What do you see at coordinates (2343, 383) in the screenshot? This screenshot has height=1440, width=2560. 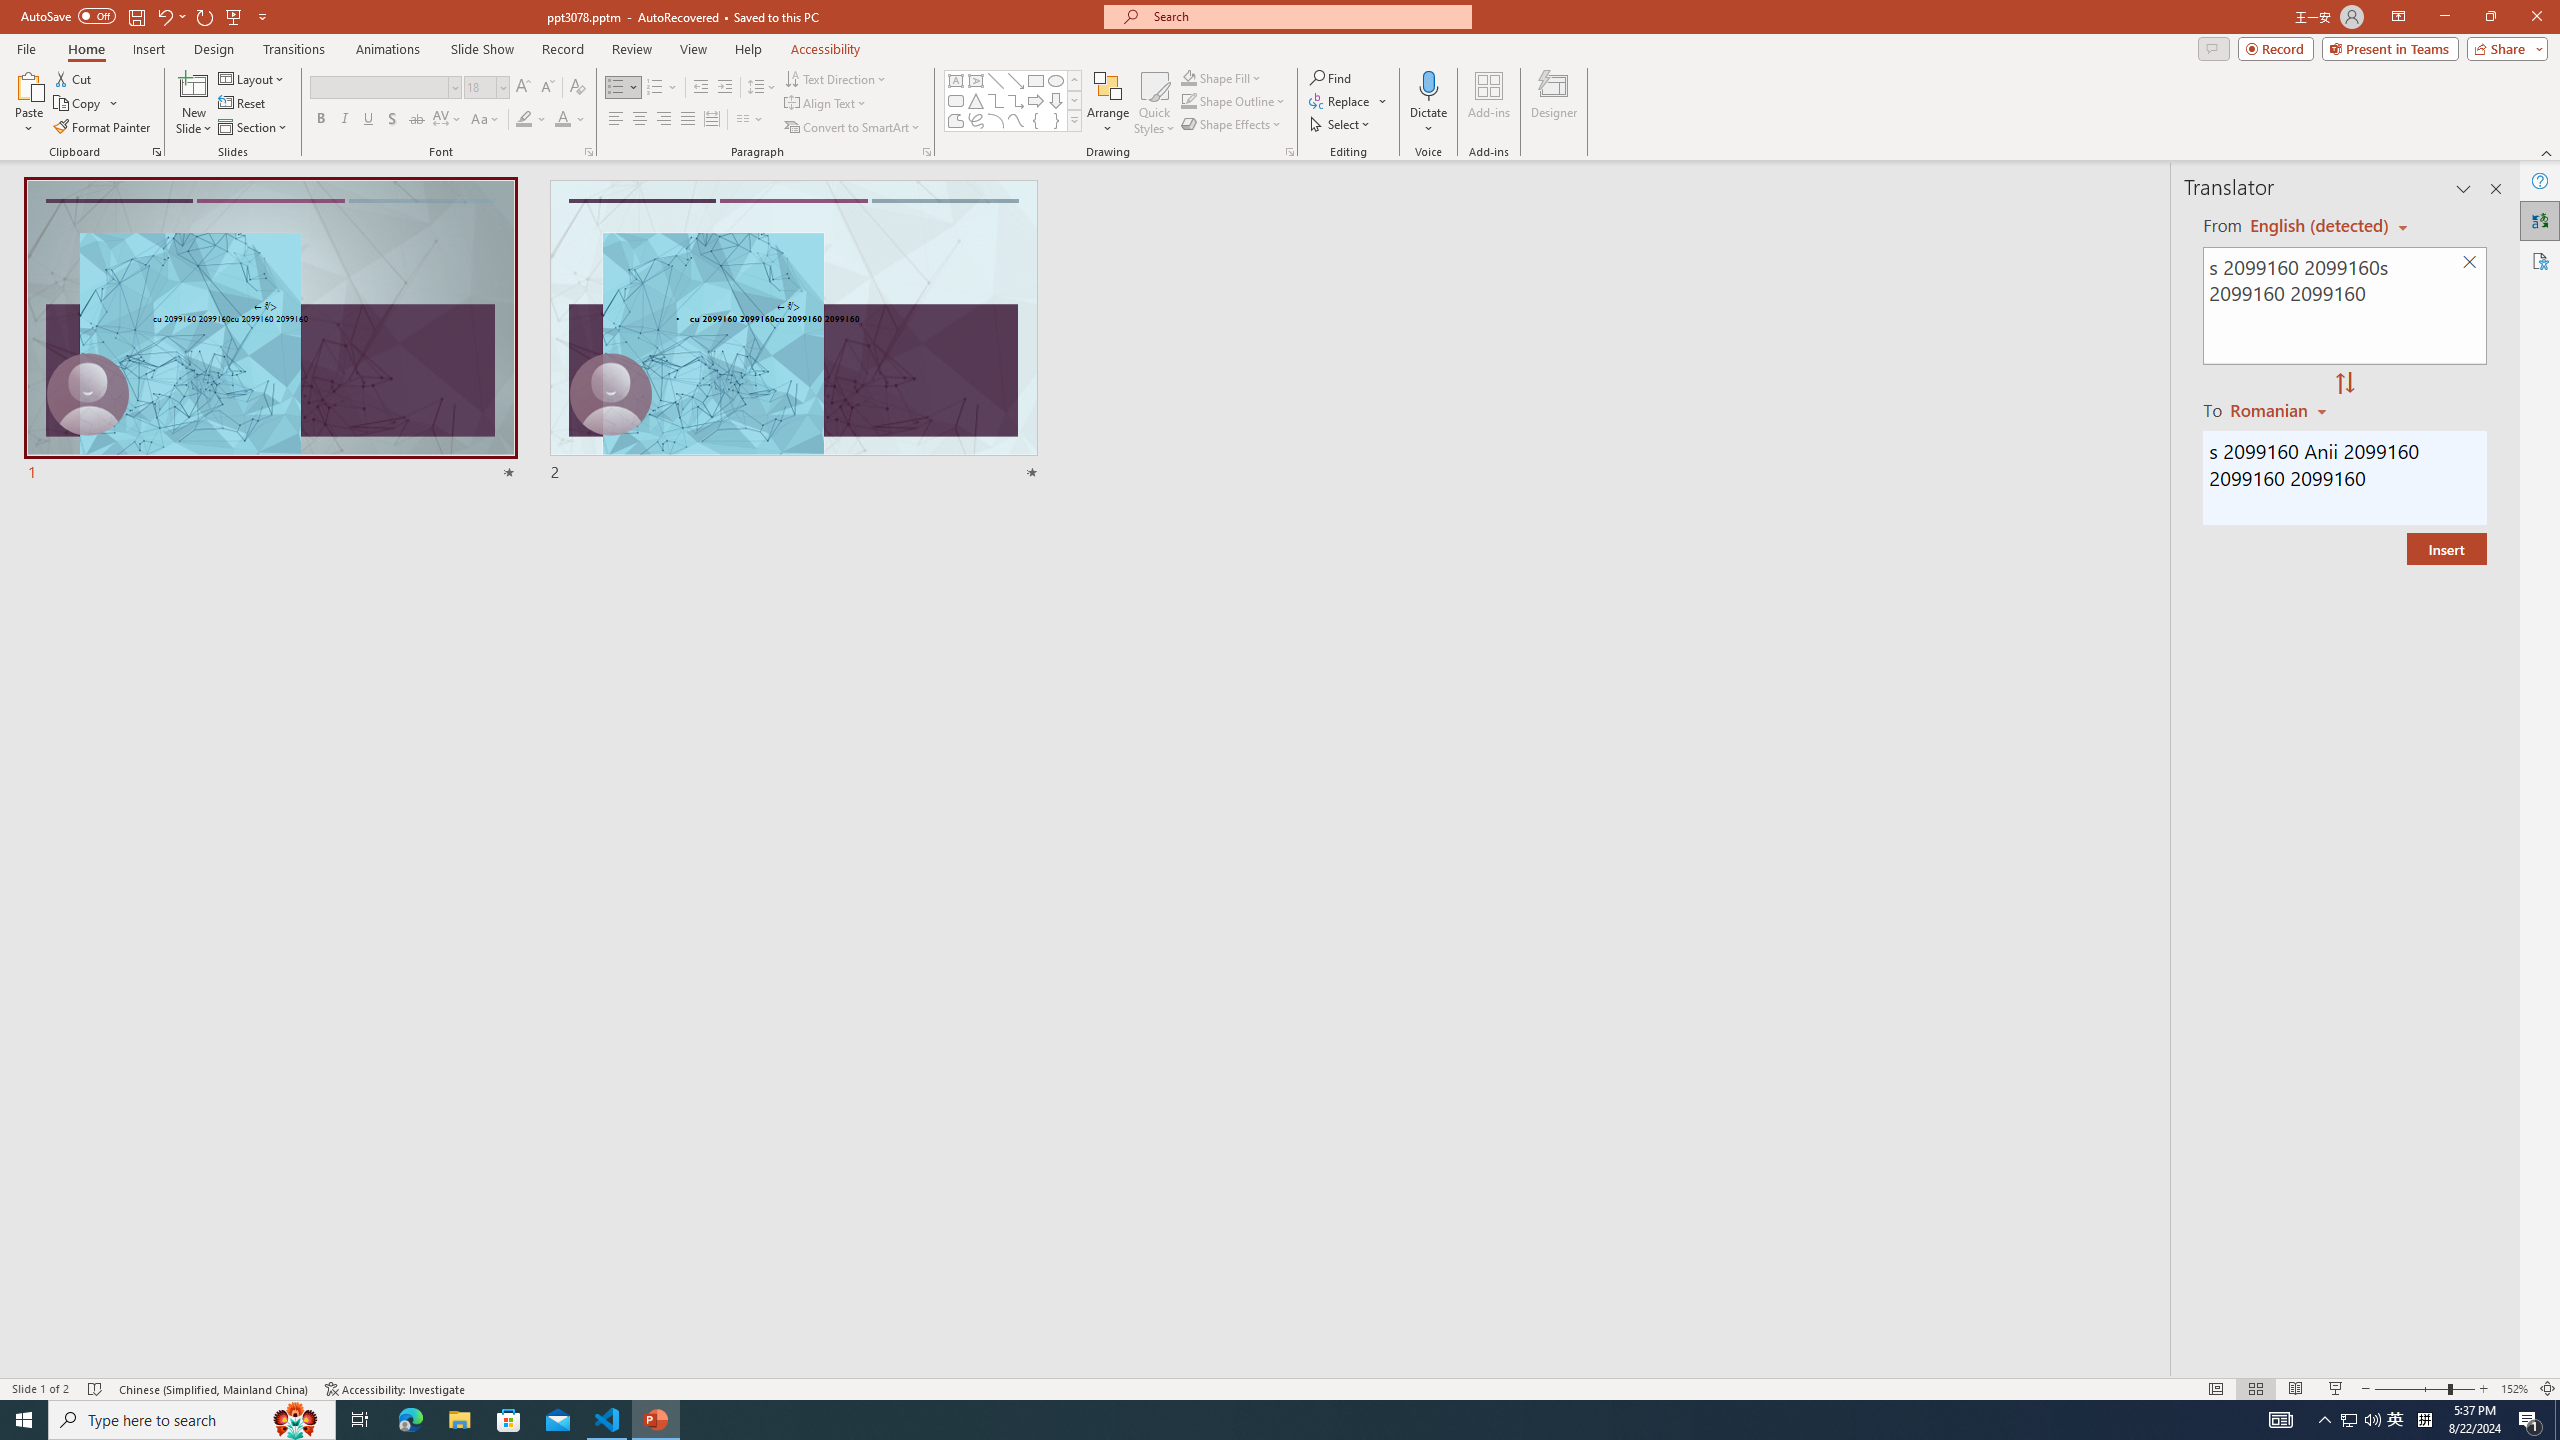 I see `'Swap "from" and "to" languages.'` at bounding box center [2343, 383].